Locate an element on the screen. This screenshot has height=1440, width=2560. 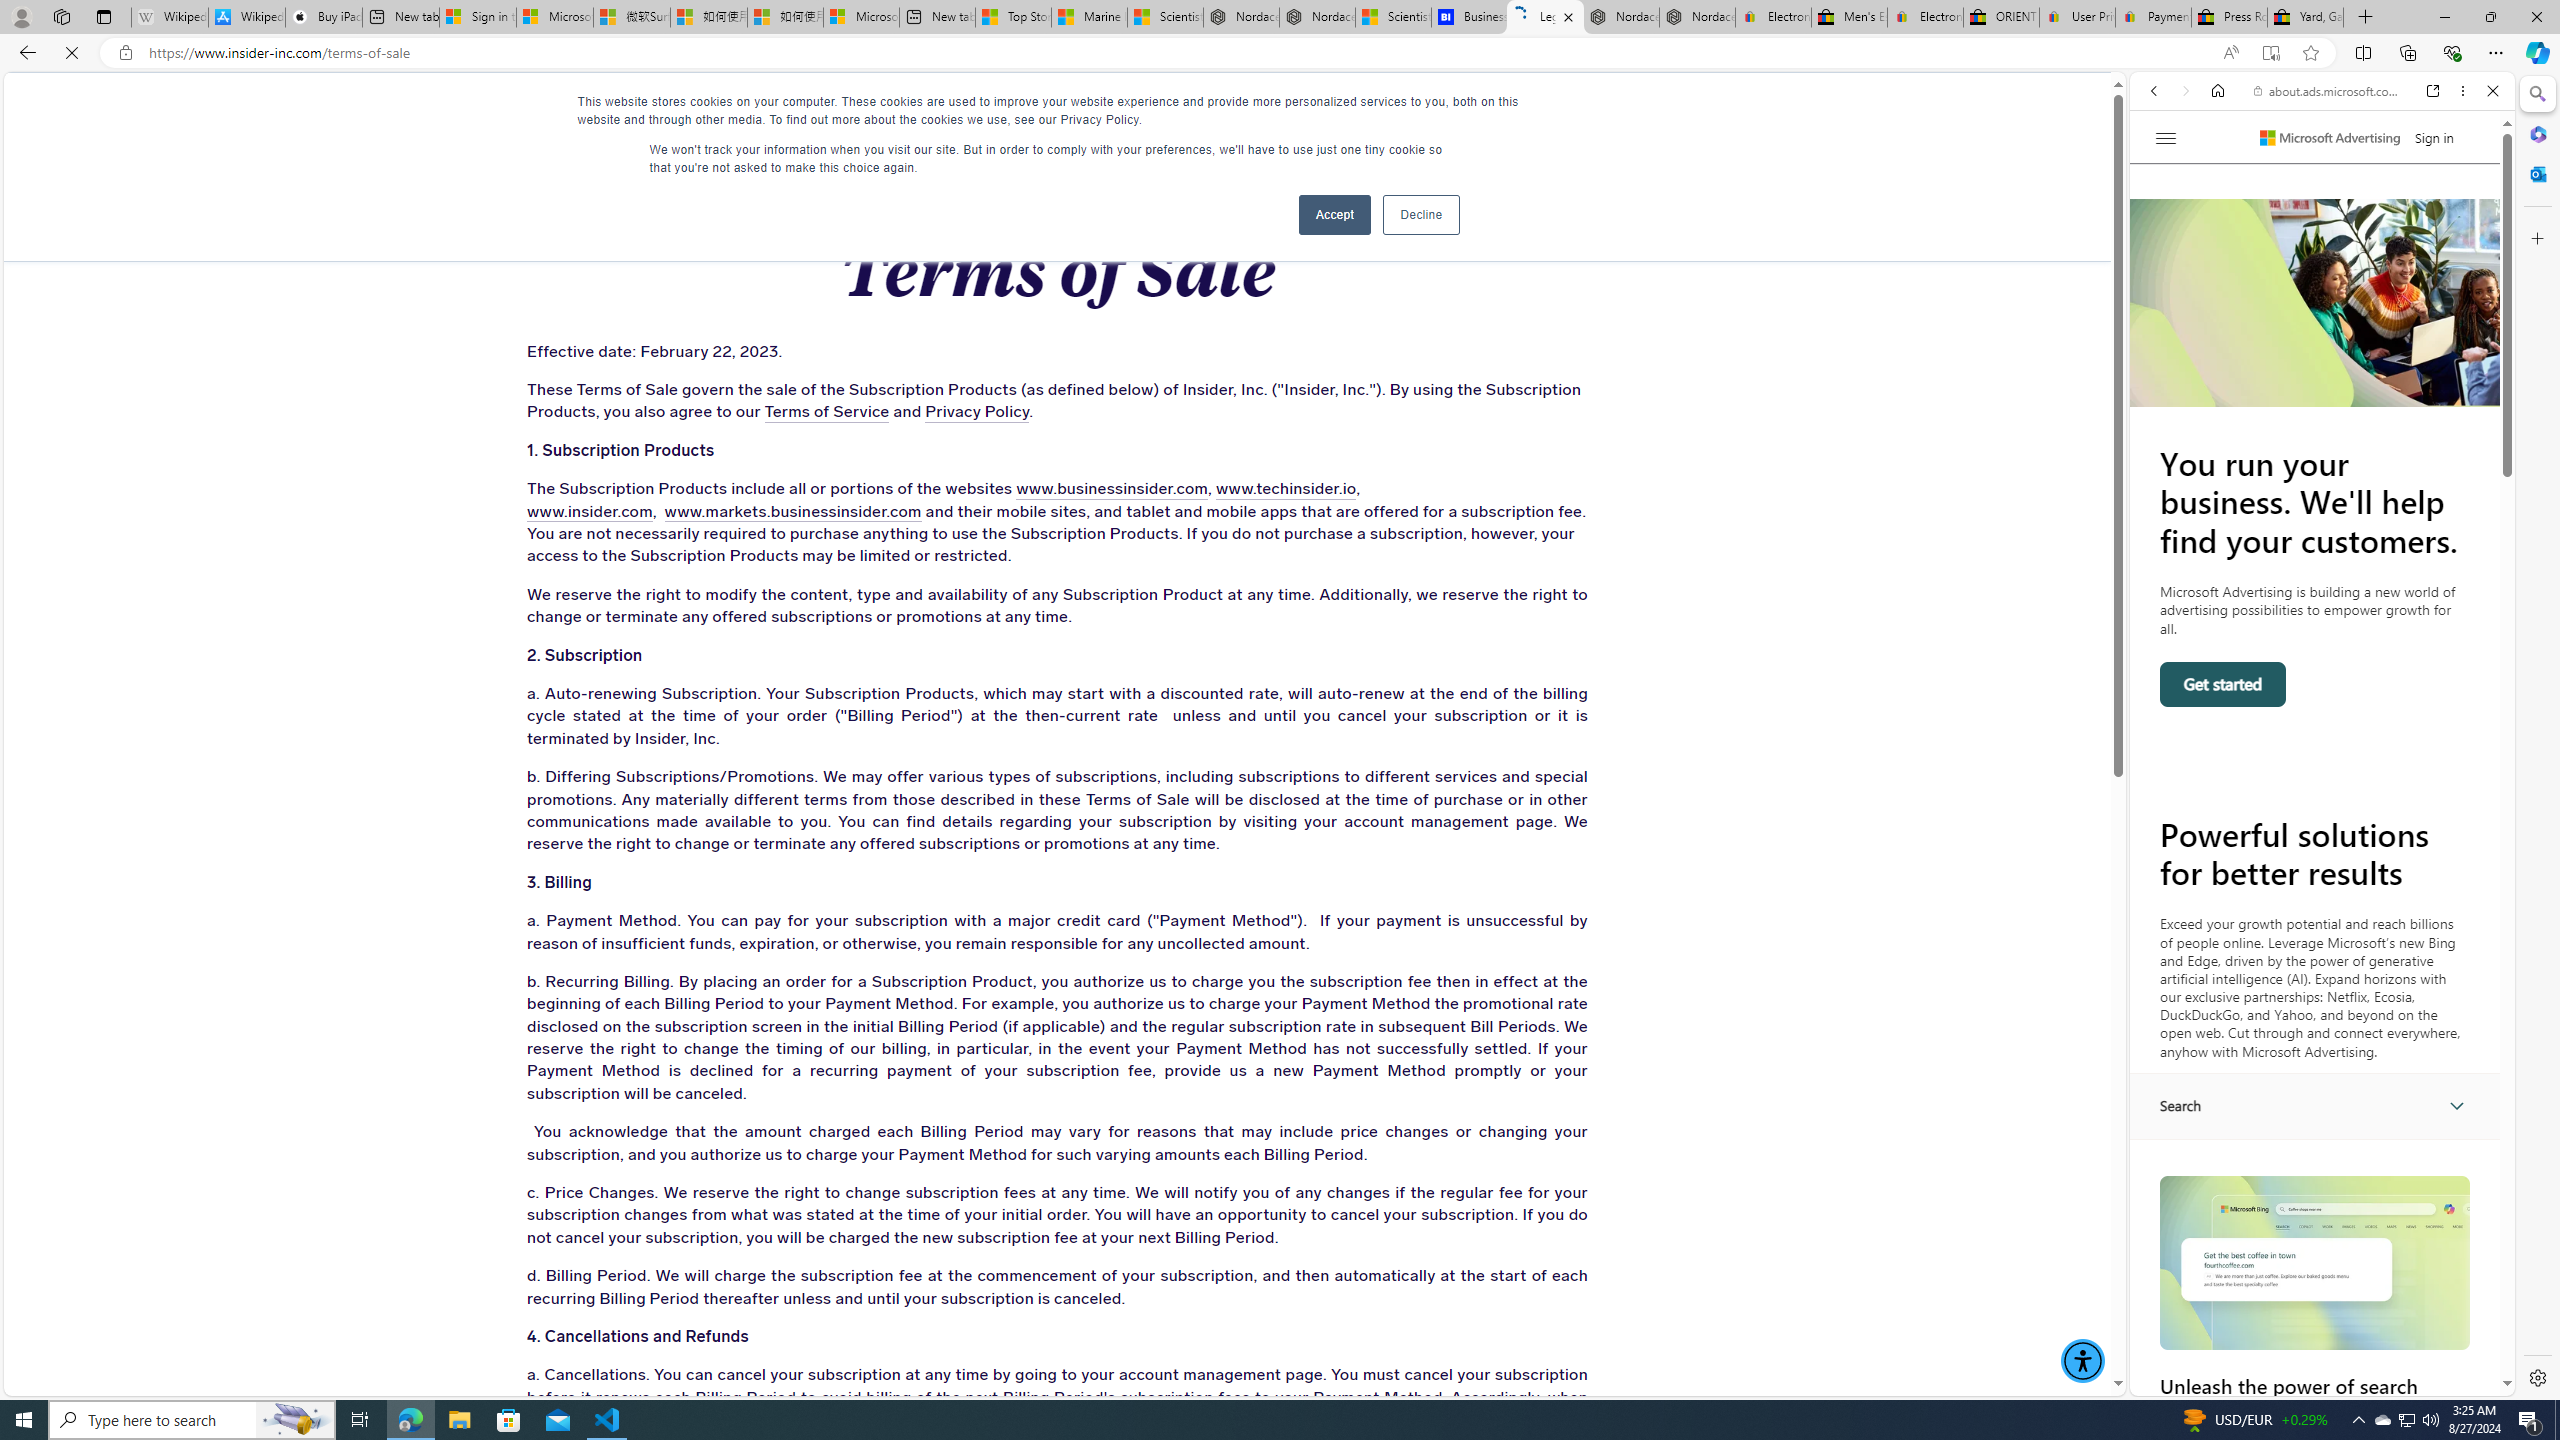
'AutomationID: search' is located at coordinates (2315, 1104).